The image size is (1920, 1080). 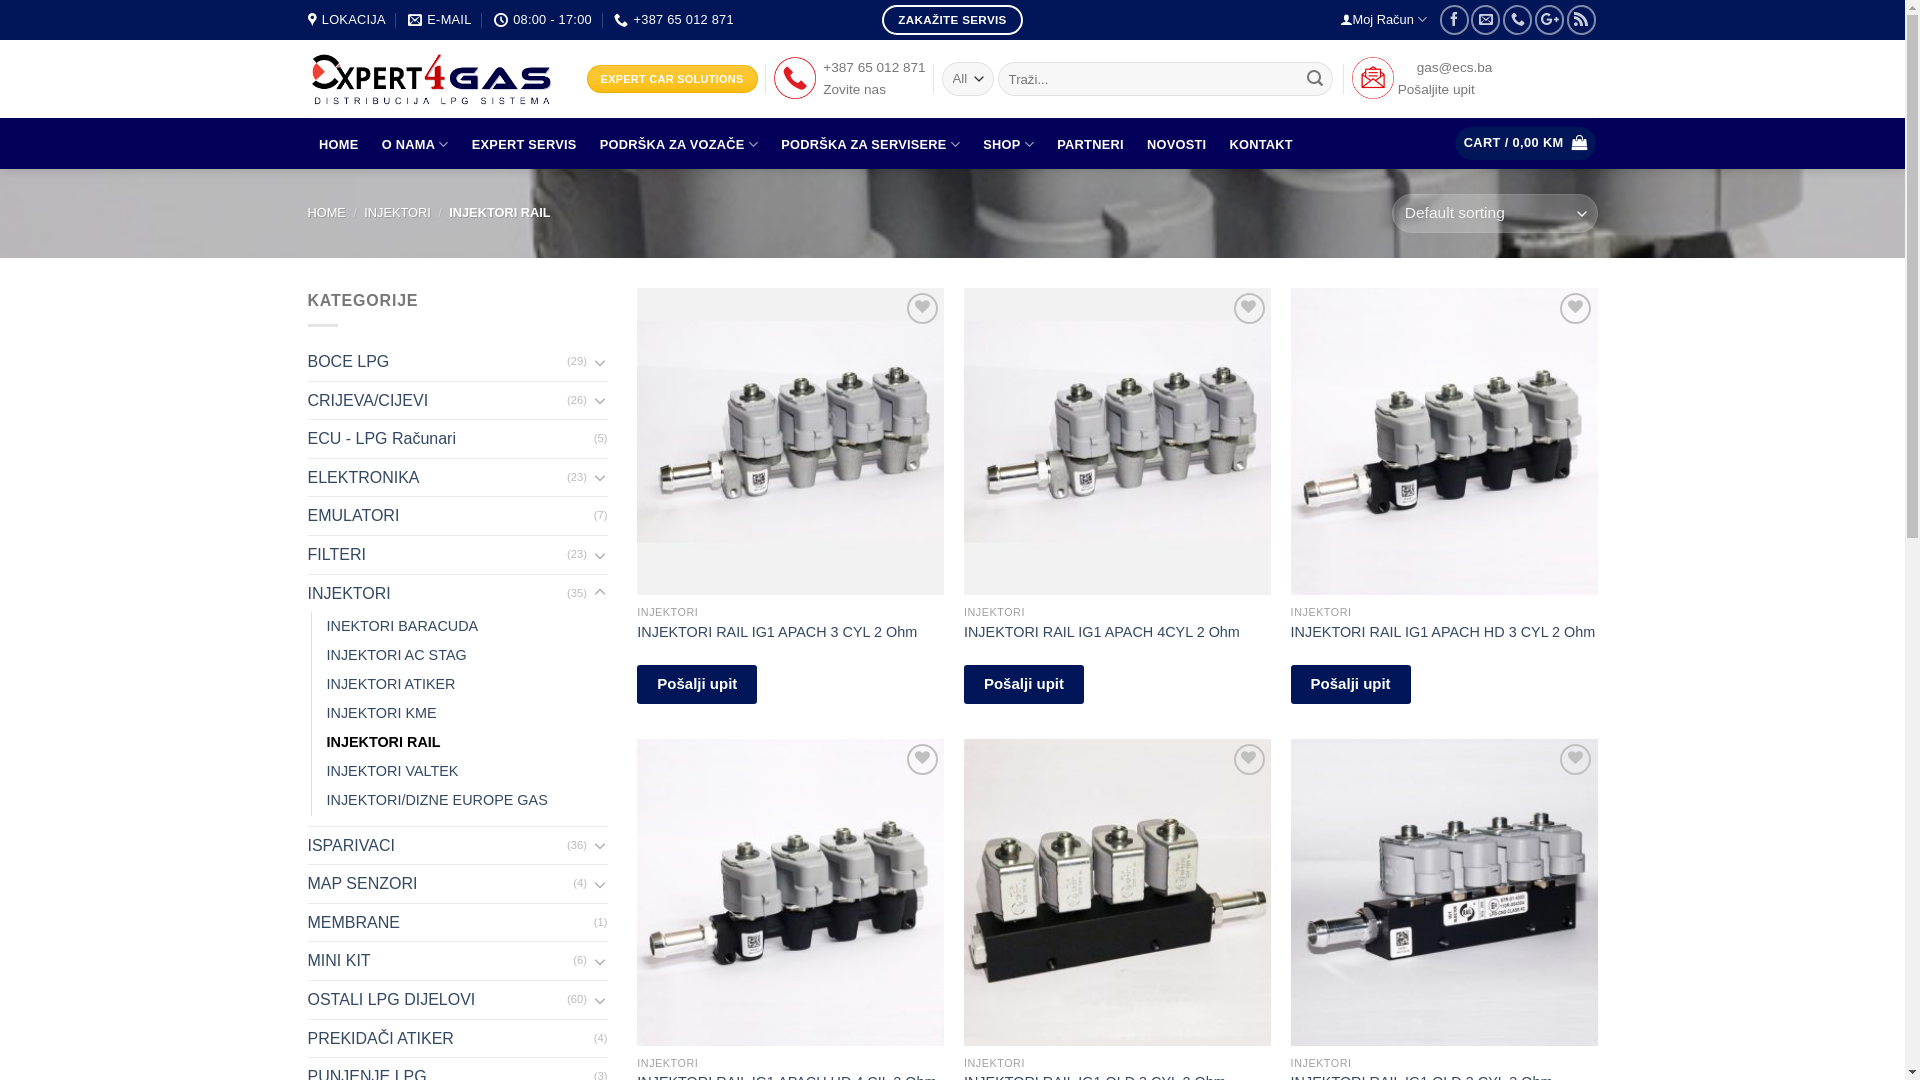 What do you see at coordinates (326, 212) in the screenshot?
I see `'HOME'` at bounding box center [326, 212].